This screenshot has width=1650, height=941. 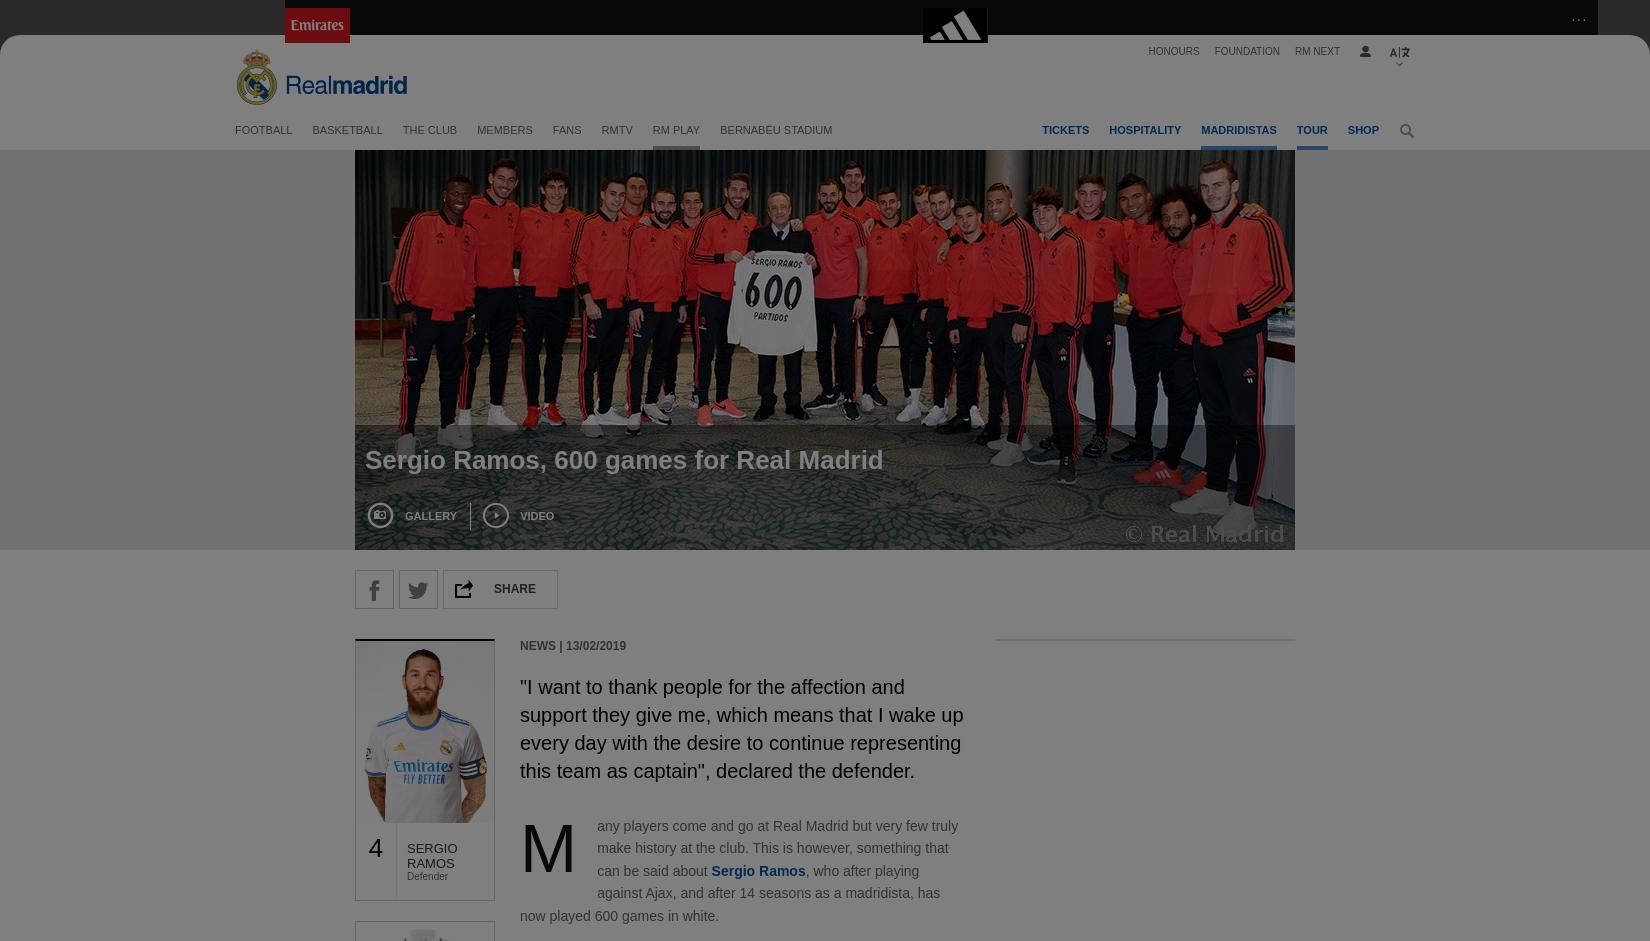 What do you see at coordinates (1188, 252) in the screenshot?
I see `'Shop by player'` at bounding box center [1188, 252].